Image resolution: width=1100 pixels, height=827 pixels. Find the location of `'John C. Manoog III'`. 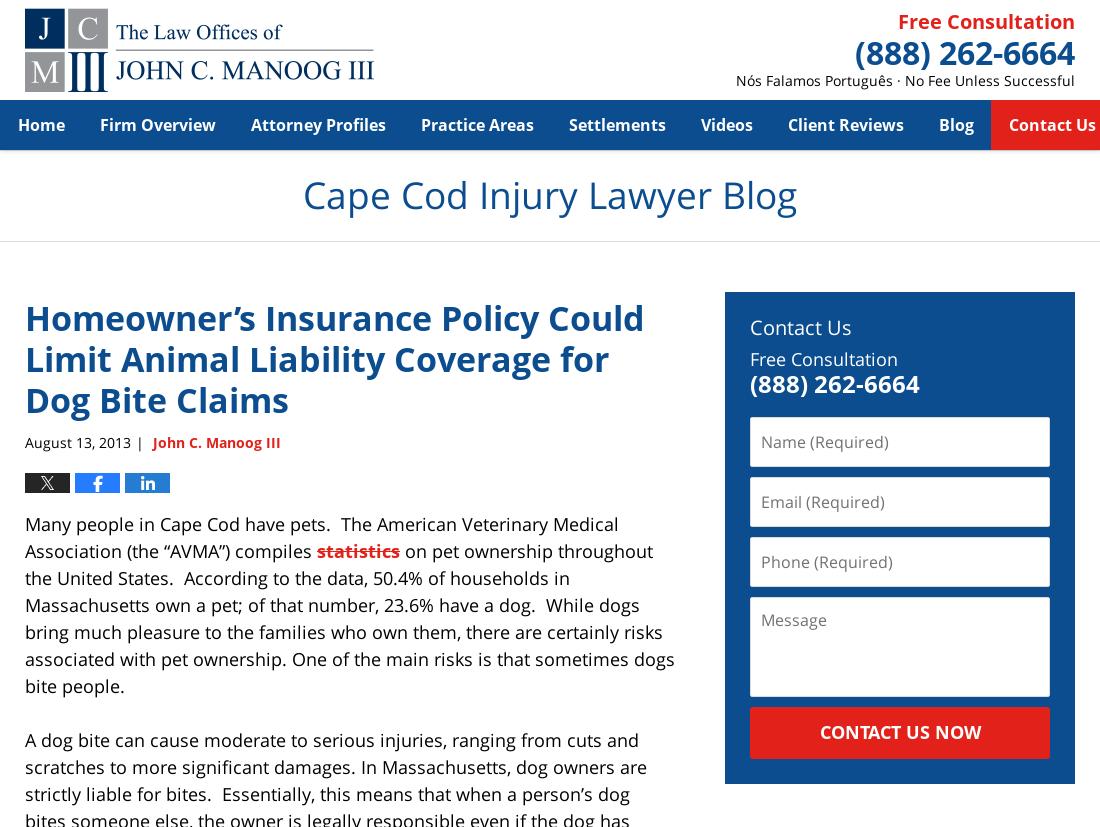

'John C. Manoog III' is located at coordinates (217, 440).